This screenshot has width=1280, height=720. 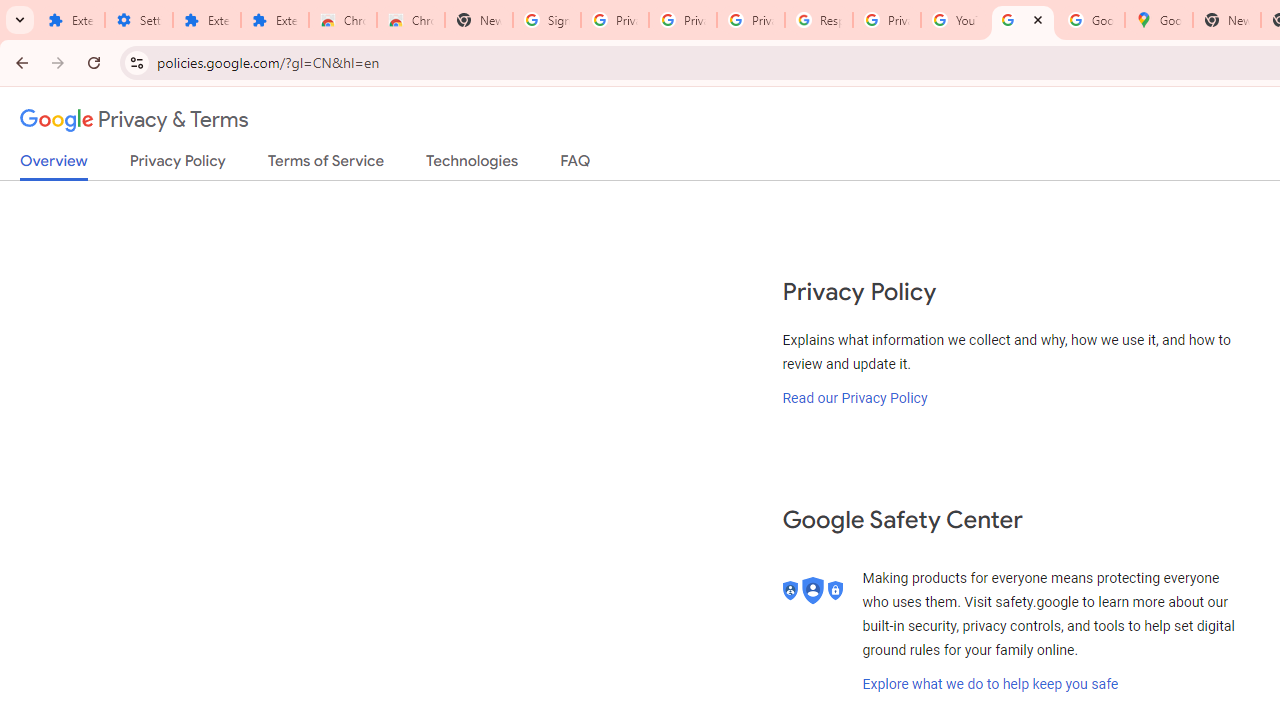 I want to click on 'Google Maps', so click(x=1159, y=20).